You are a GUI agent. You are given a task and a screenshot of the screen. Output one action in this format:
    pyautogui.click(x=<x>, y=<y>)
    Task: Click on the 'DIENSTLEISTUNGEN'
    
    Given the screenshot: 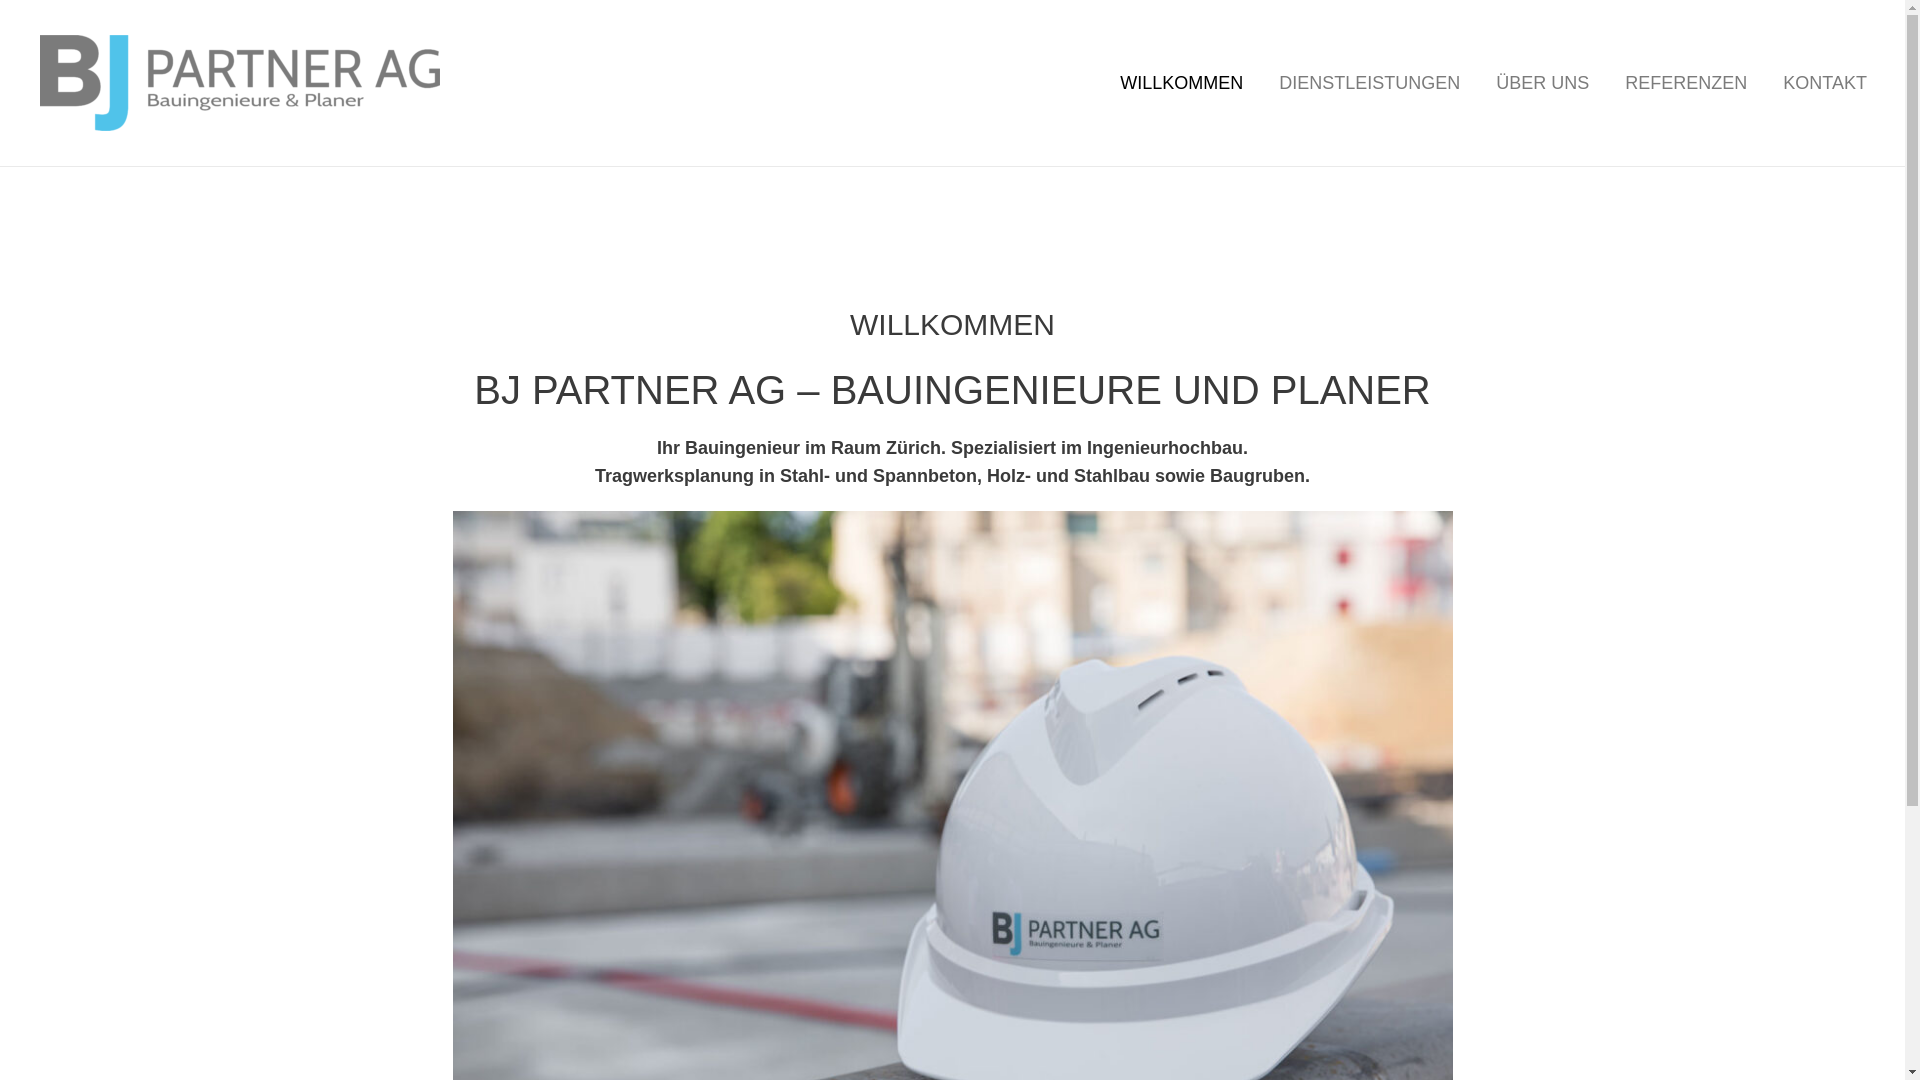 What is the action you would take?
    pyautogui.click(x=1368, y=82)
    